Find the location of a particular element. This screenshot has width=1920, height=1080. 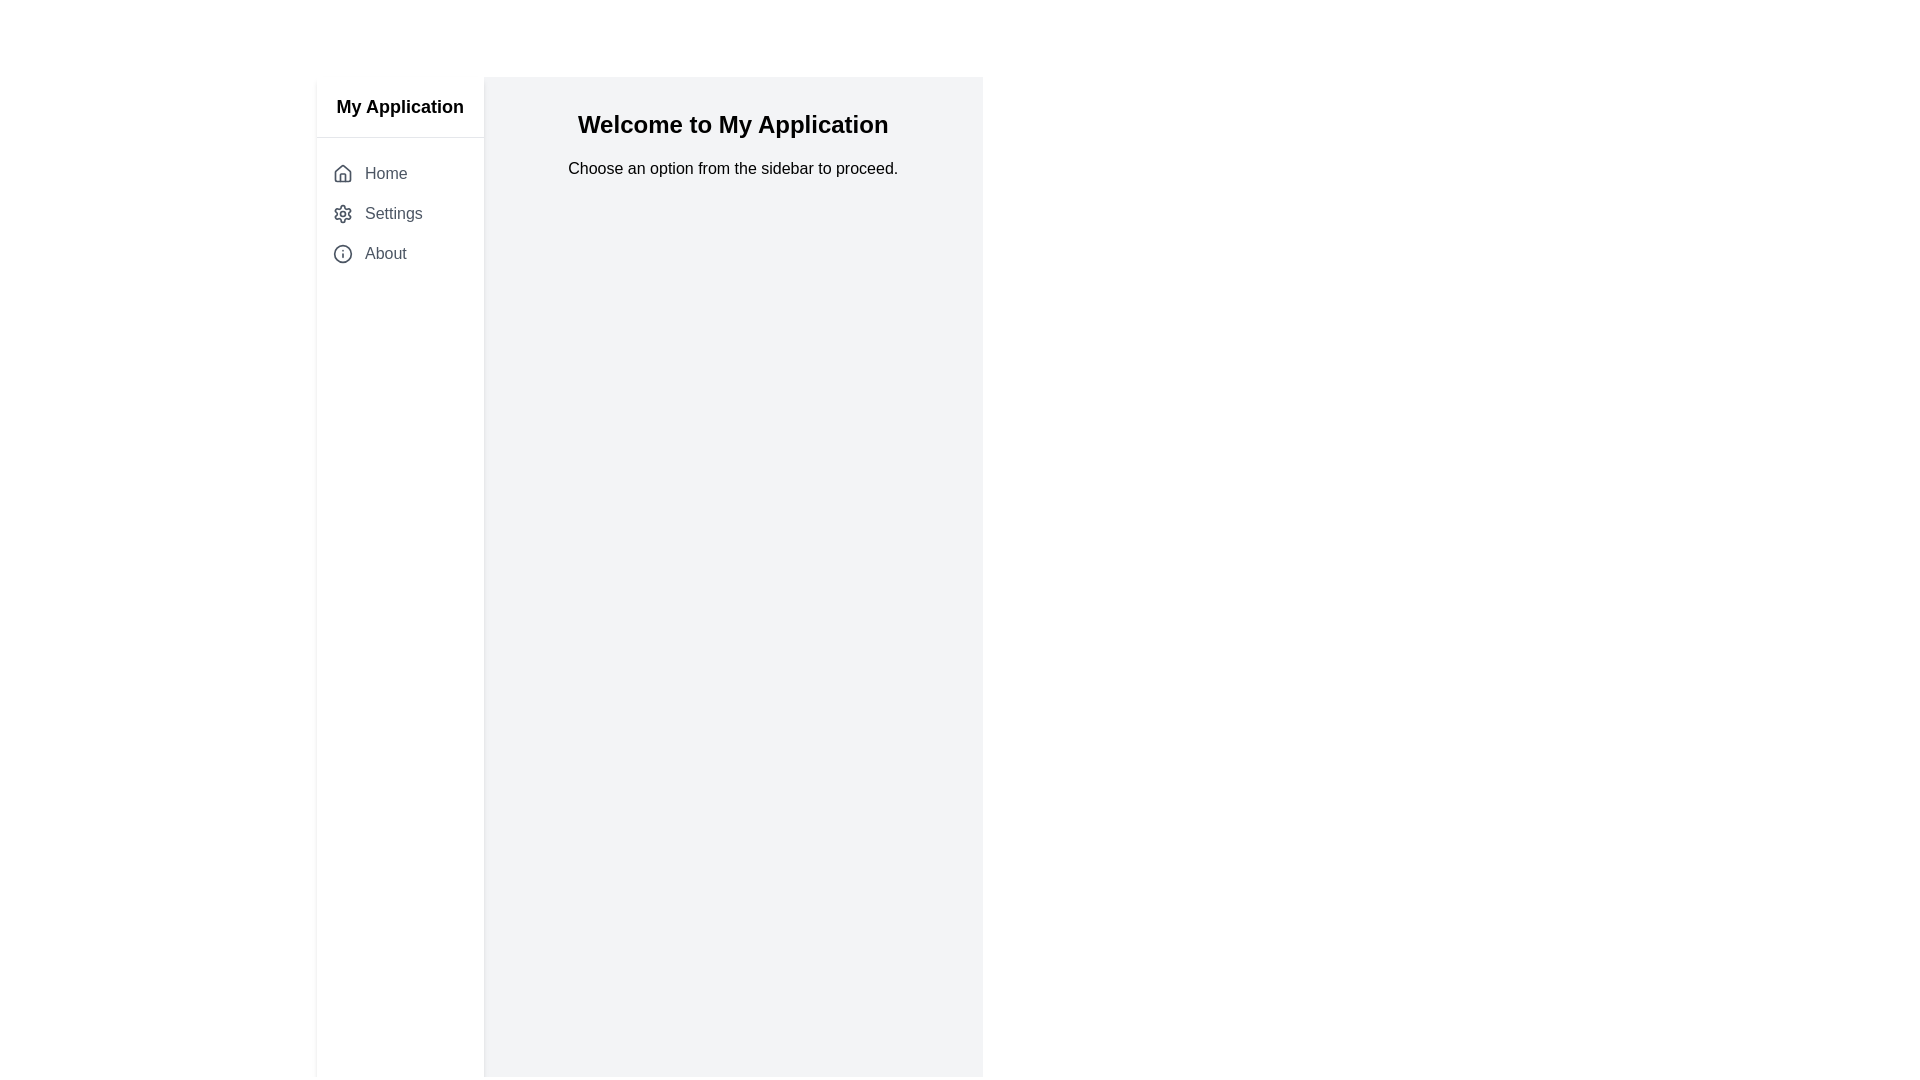

the navigation link located at the top of the vertical list in the sidebar is located at coordinates (399, 172).